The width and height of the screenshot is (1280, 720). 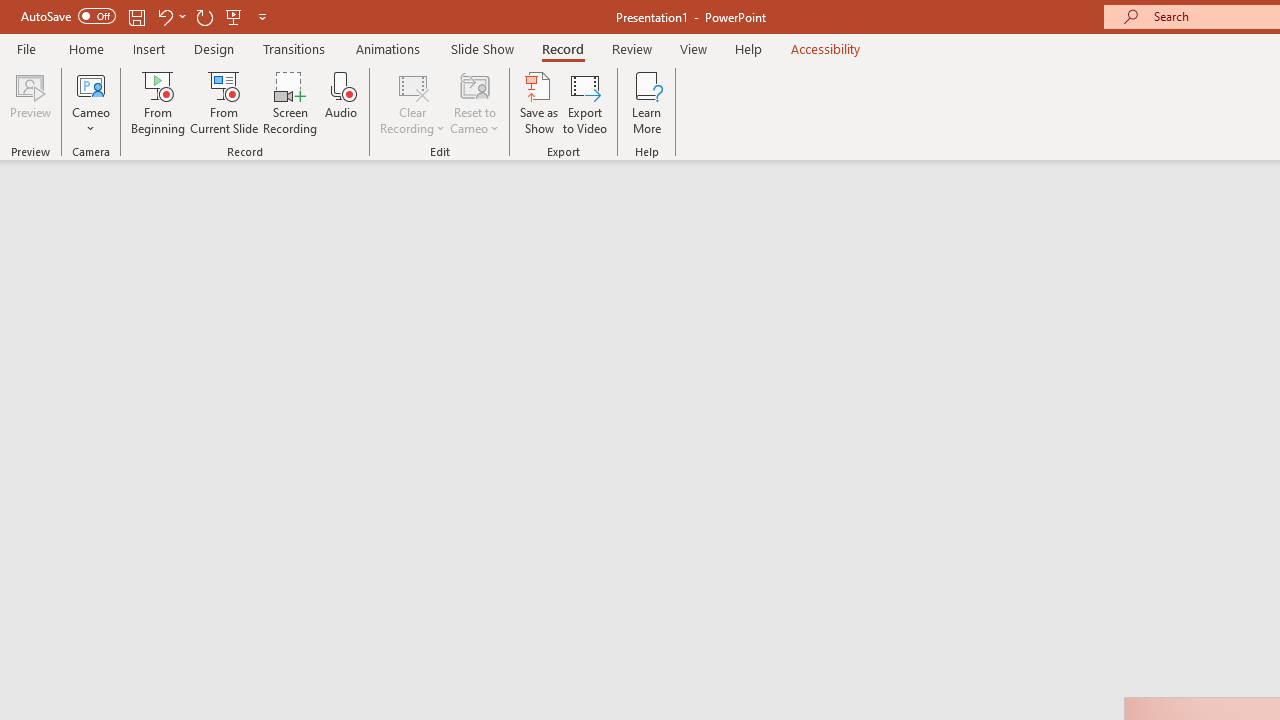 I want to click on 'From Beginning...', so click(x=157, y=103).